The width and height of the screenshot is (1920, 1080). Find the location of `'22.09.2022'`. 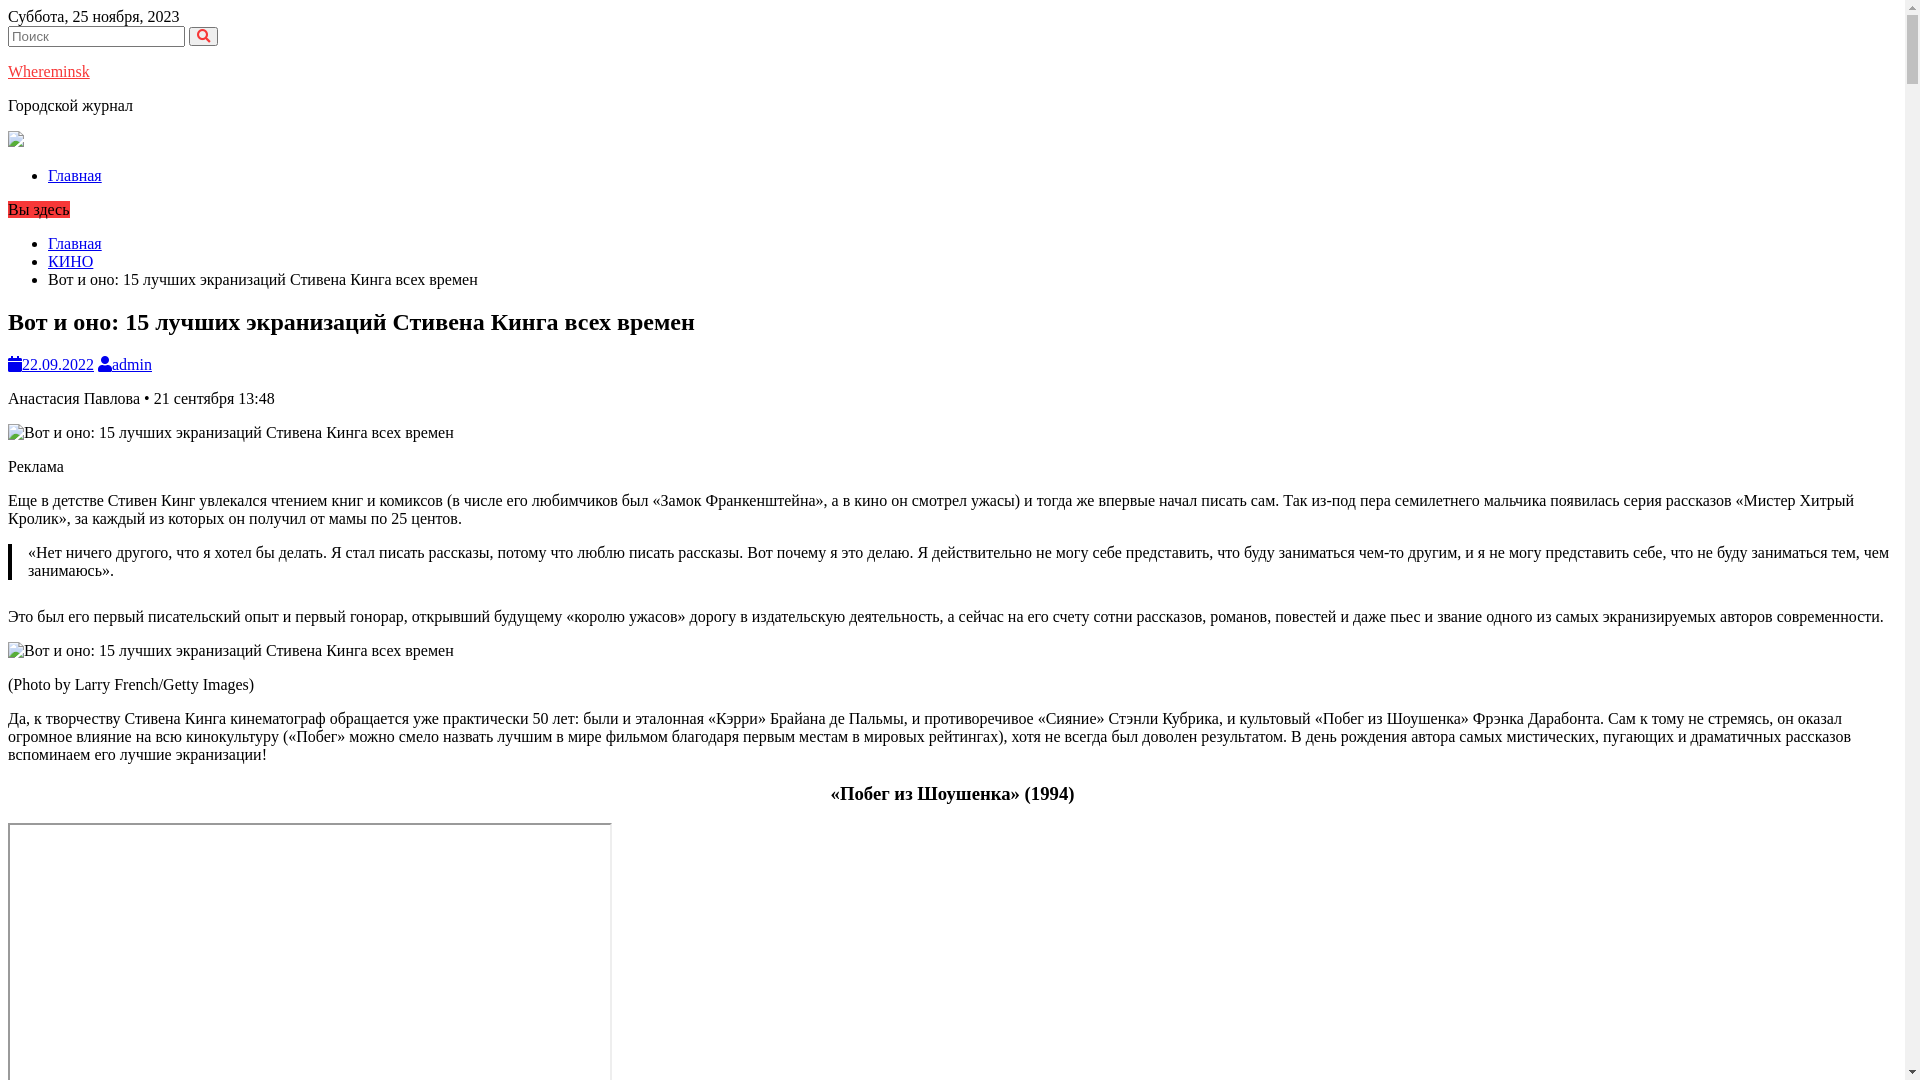

'22.09.2022' is located at coordinates (51, 364).